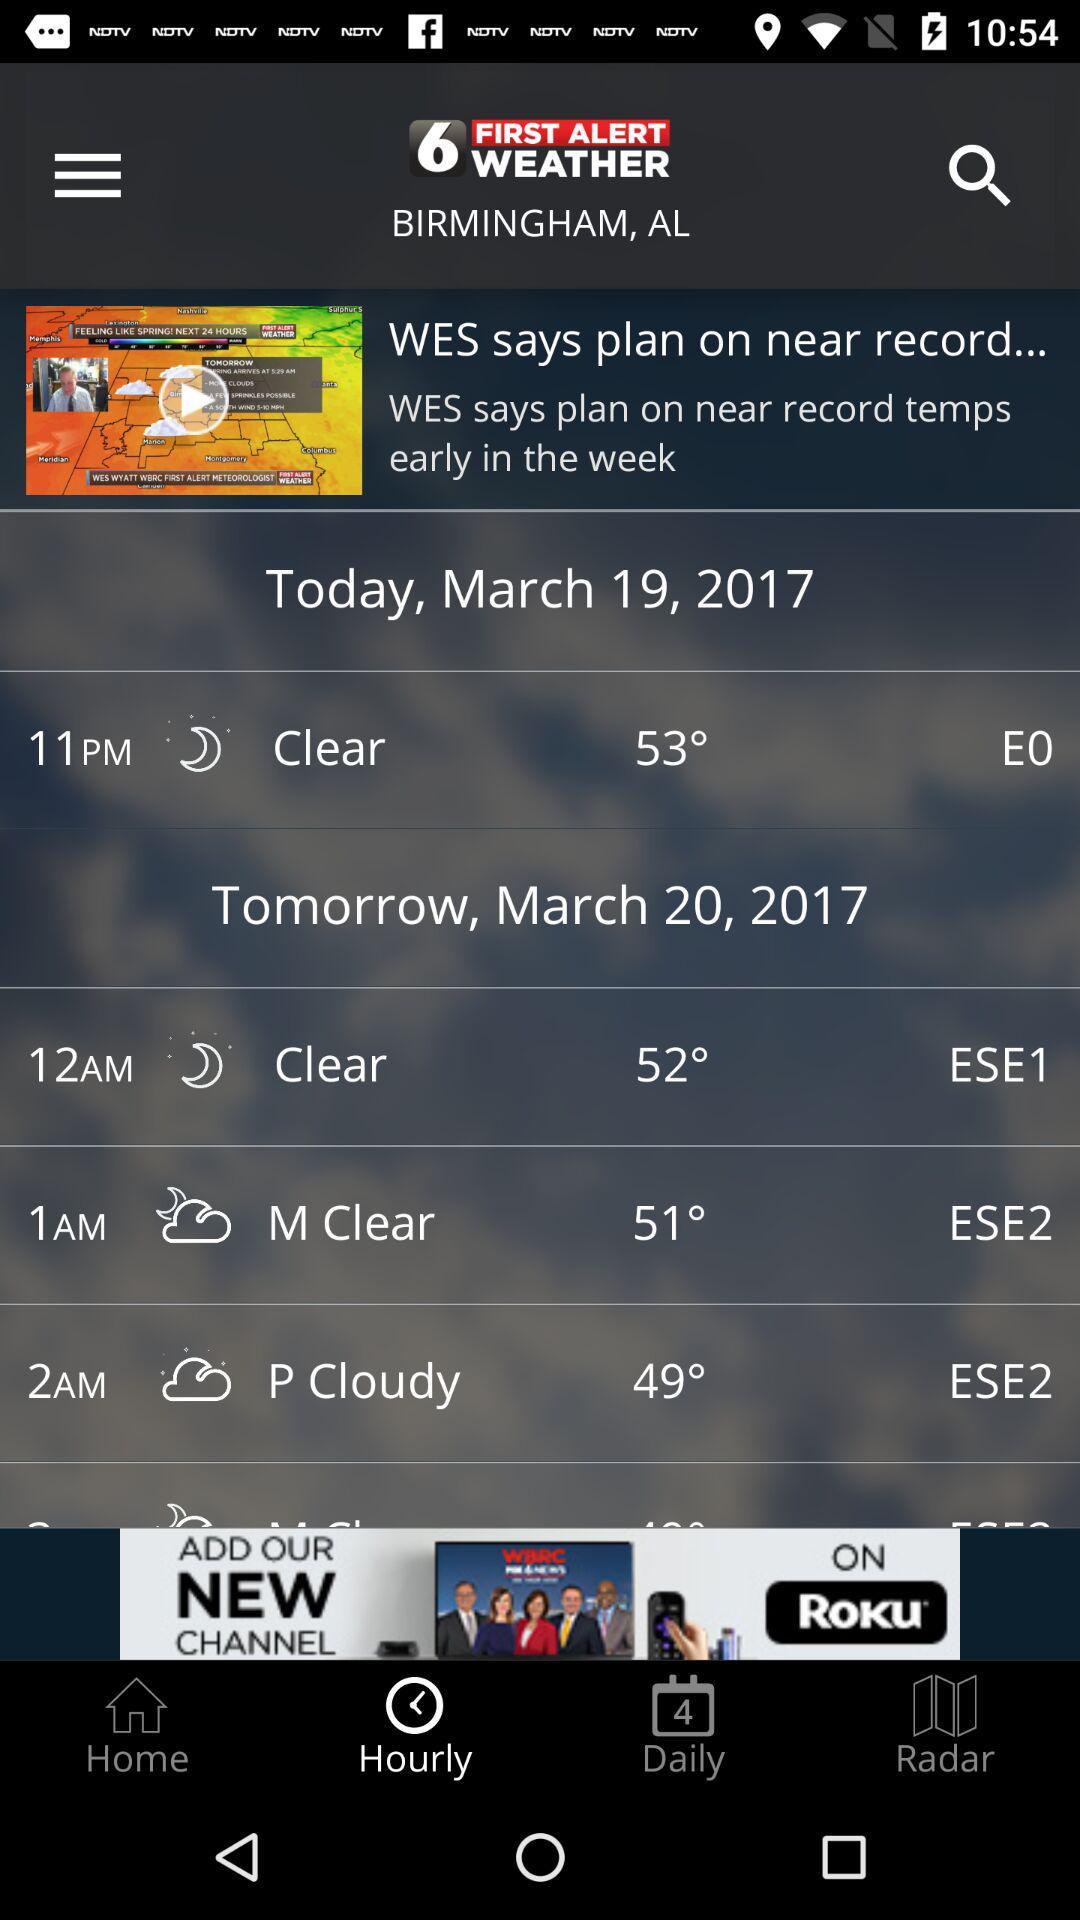  What do you see at coordinates (682, 1726) in the screenshot?
I see `daily` at bounding box center [682, 1726].